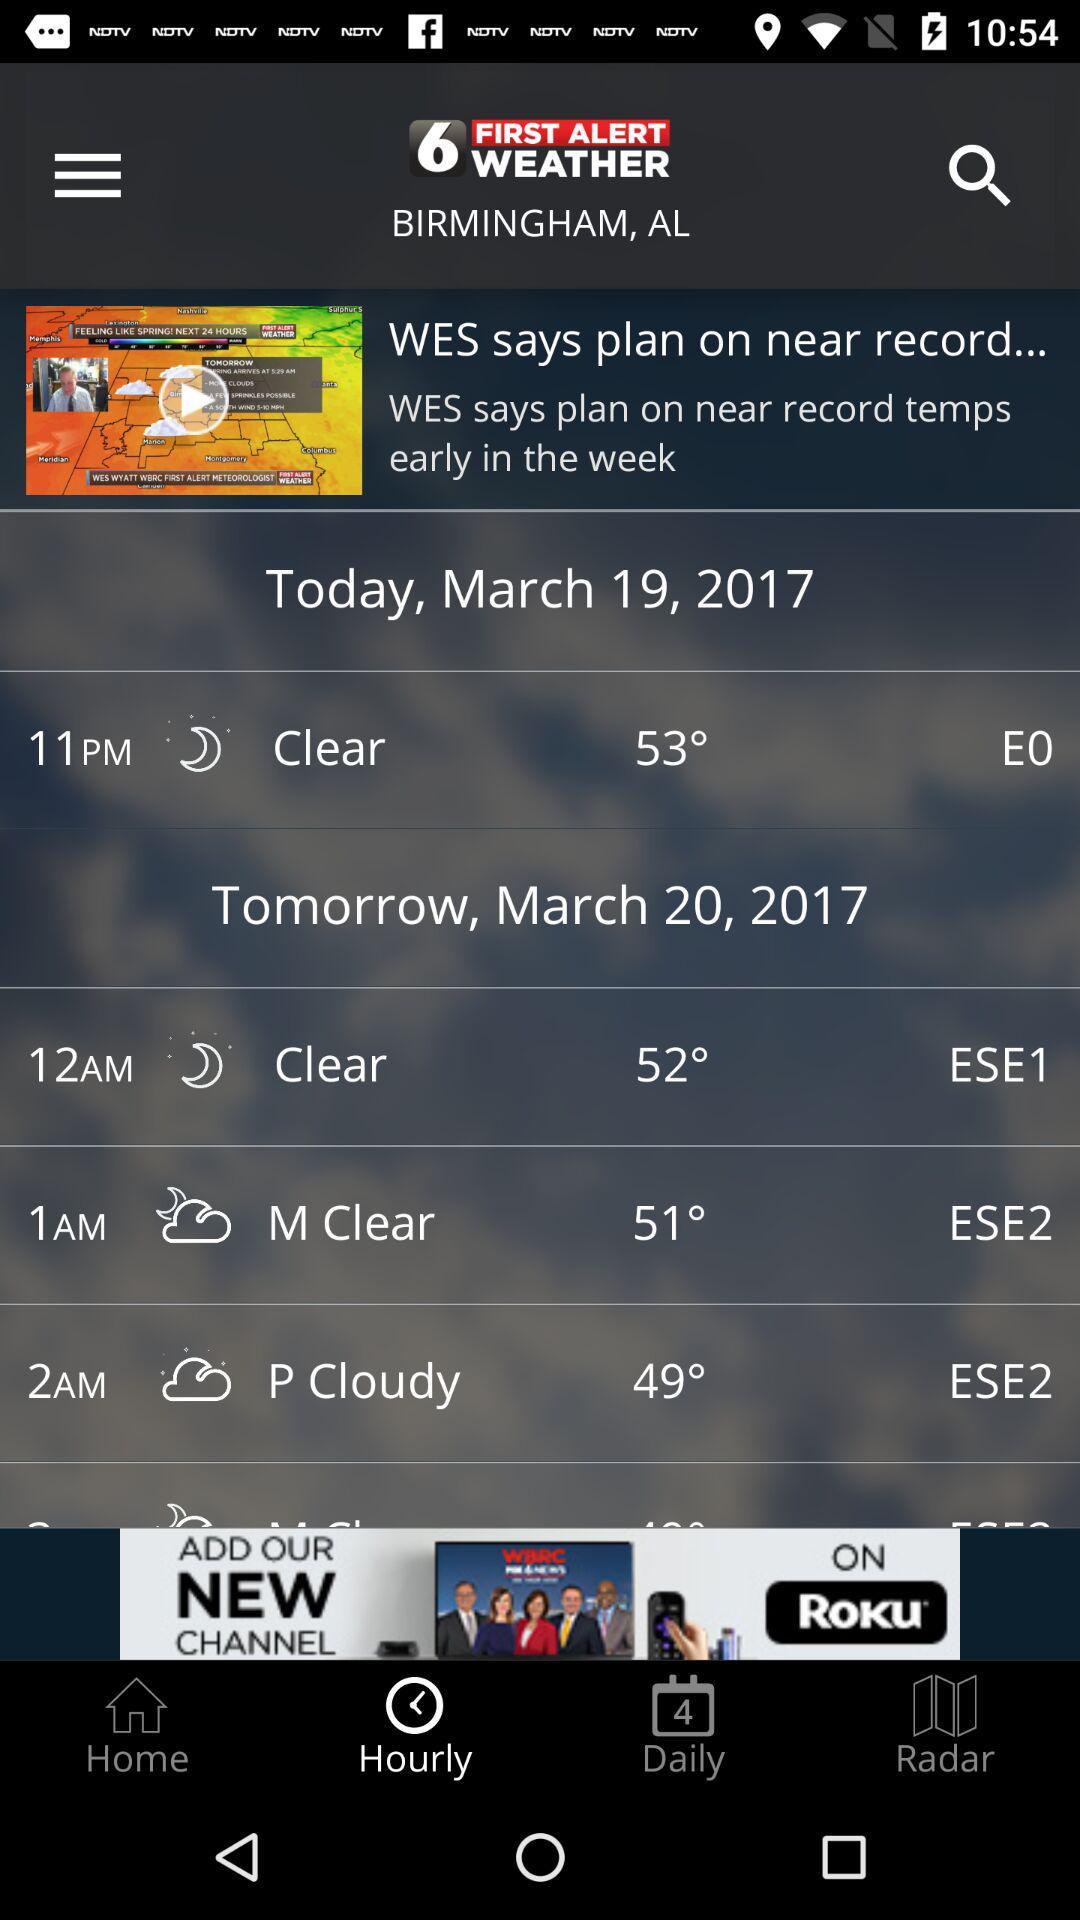  What do you see at coordinates (682, 1726) in the screenshot?
I see `daily` at bounding box center [682, 1726].